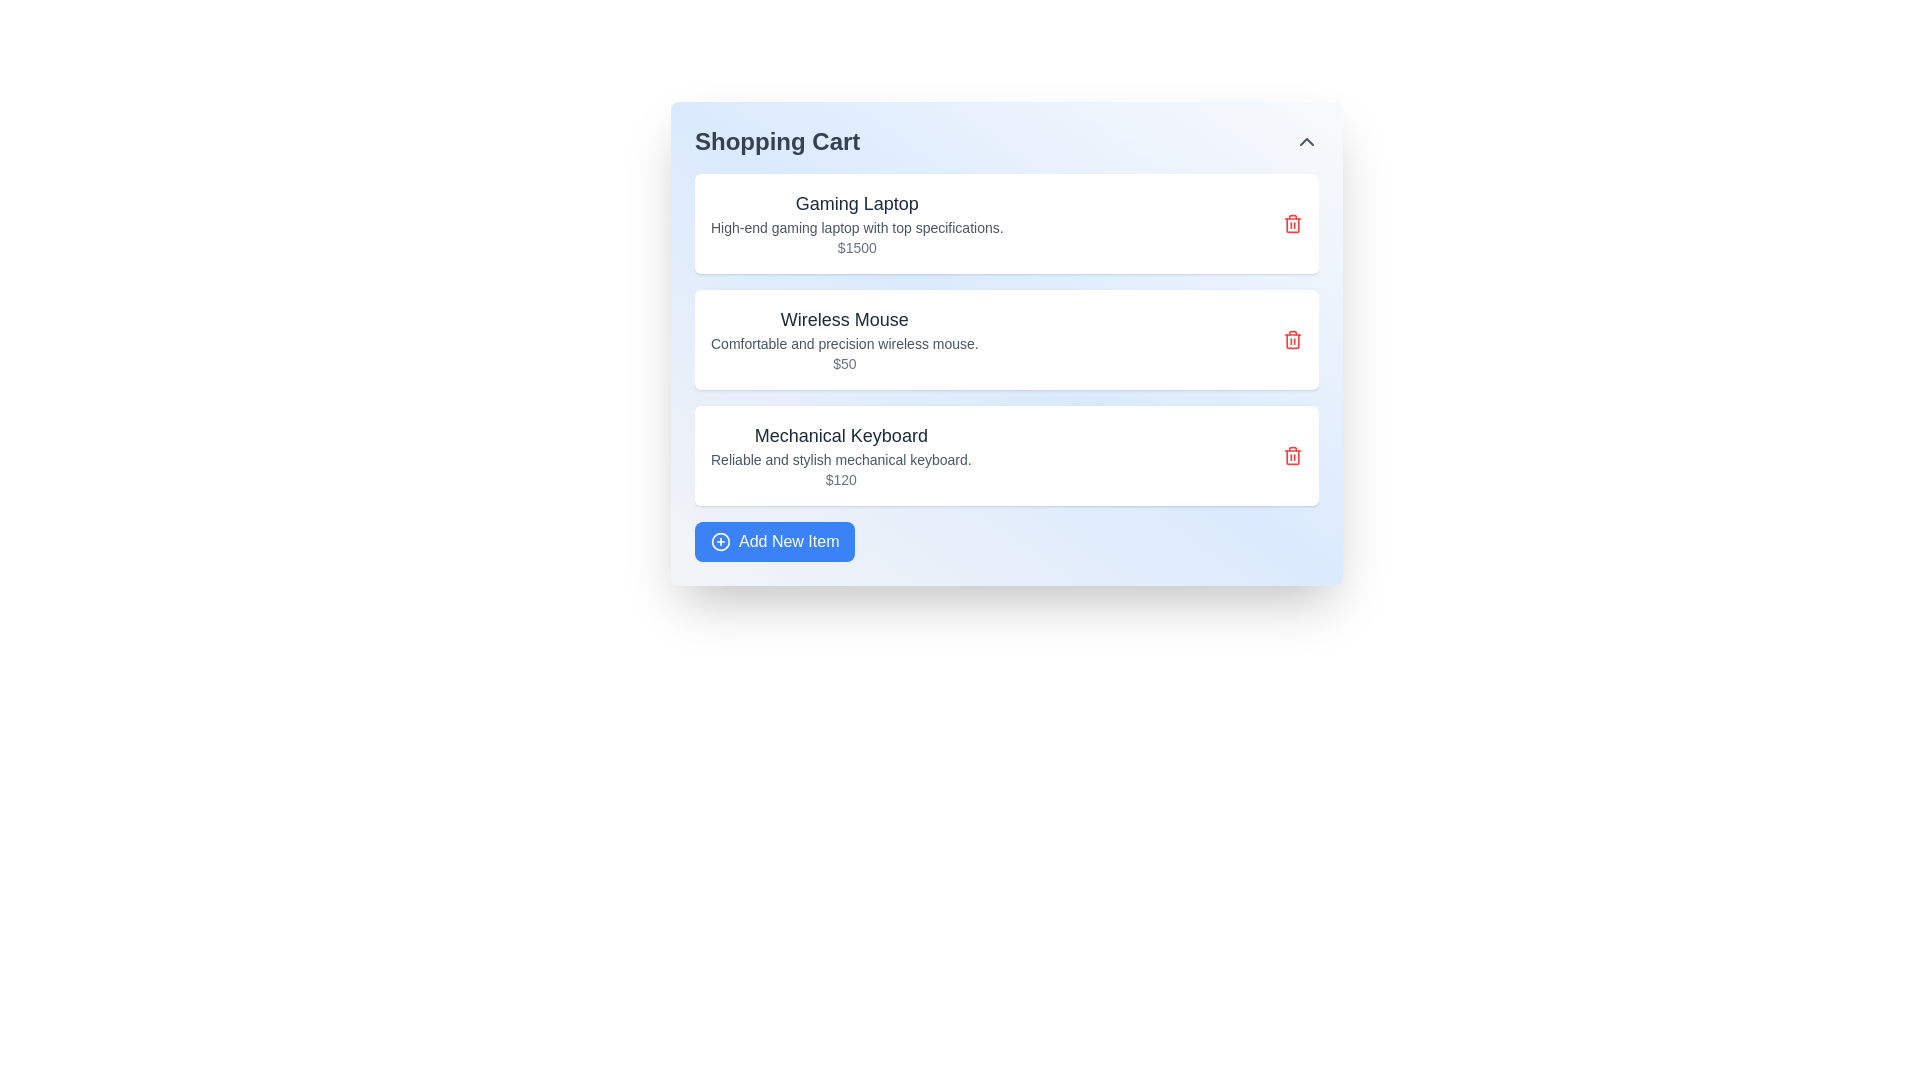  What do you see at coordinates (720, 542) in the screenshot?
I see `the icon representing the functionality of adding a new item to the shopping cart, located at the bottom-left corner of the 'Add New Item' button` at bounding box center [720, 542].